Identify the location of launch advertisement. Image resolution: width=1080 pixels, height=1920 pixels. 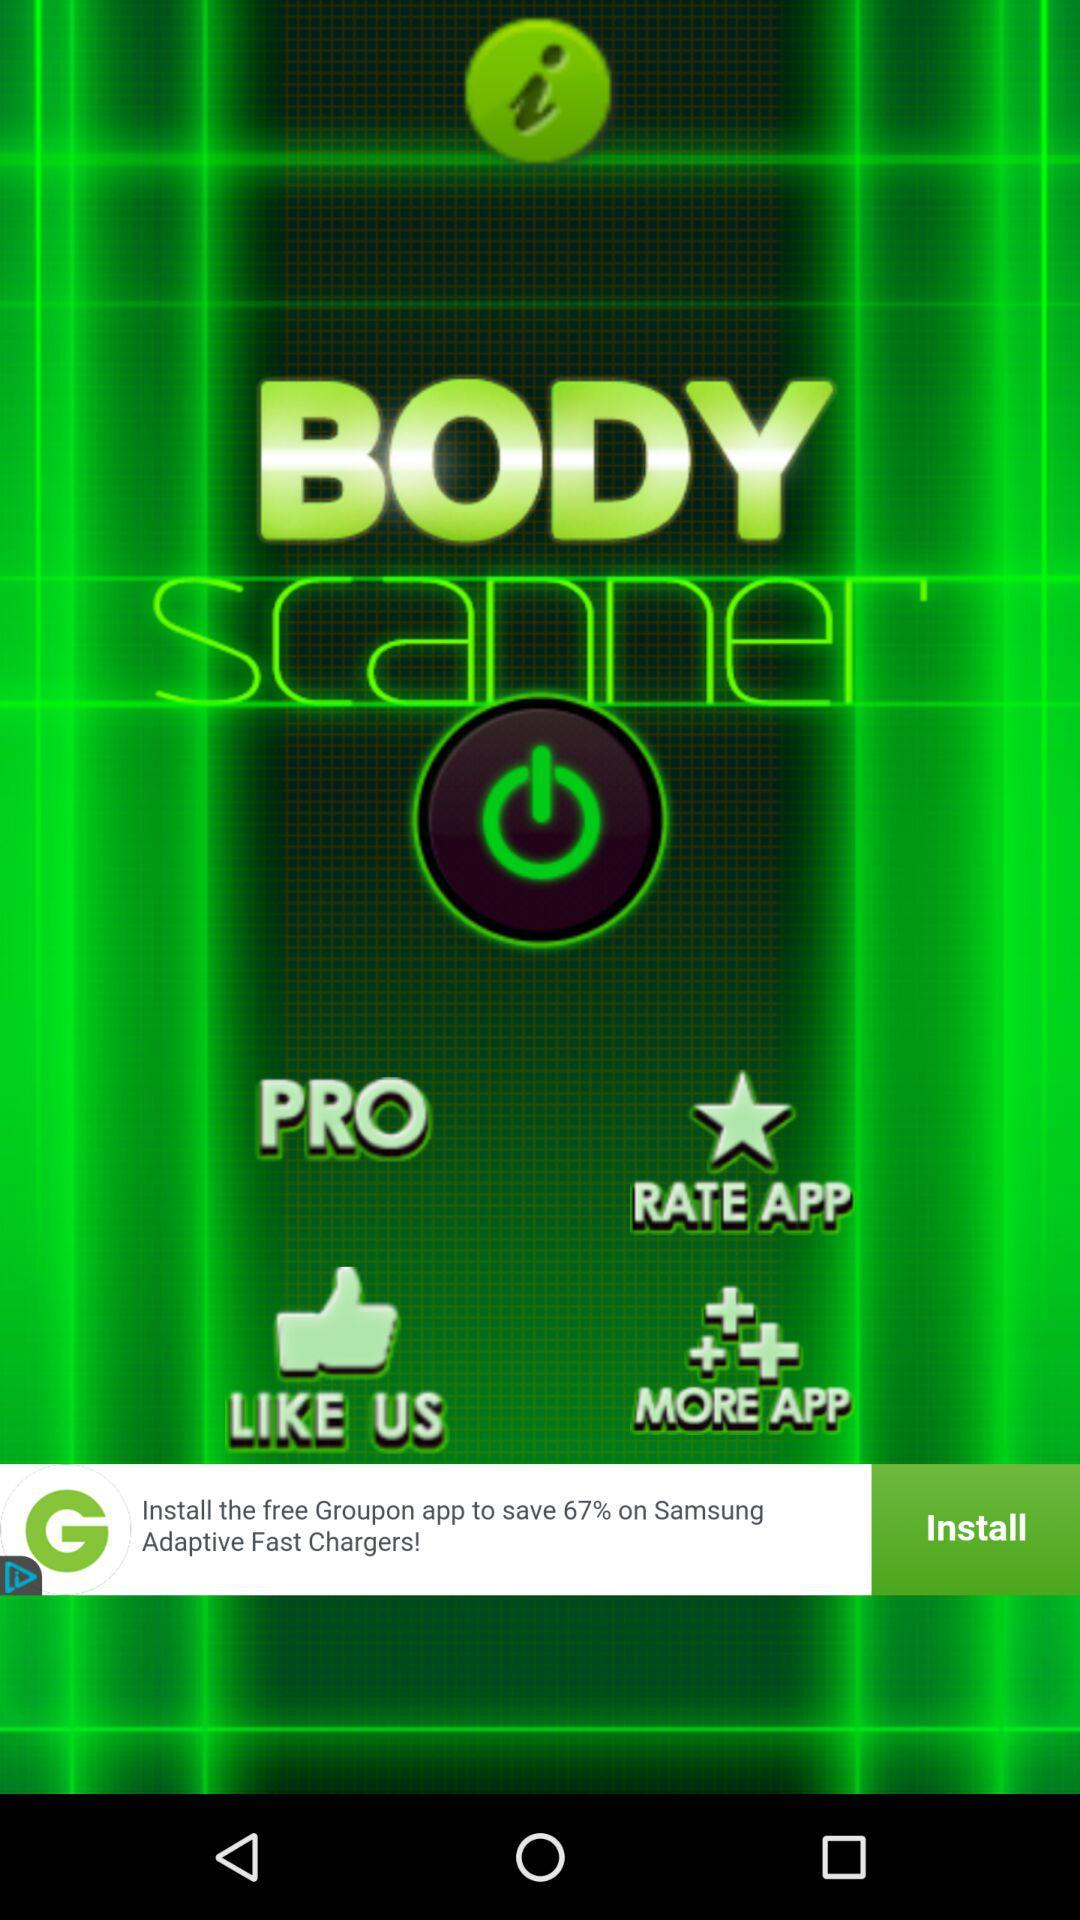
(540, 1528).